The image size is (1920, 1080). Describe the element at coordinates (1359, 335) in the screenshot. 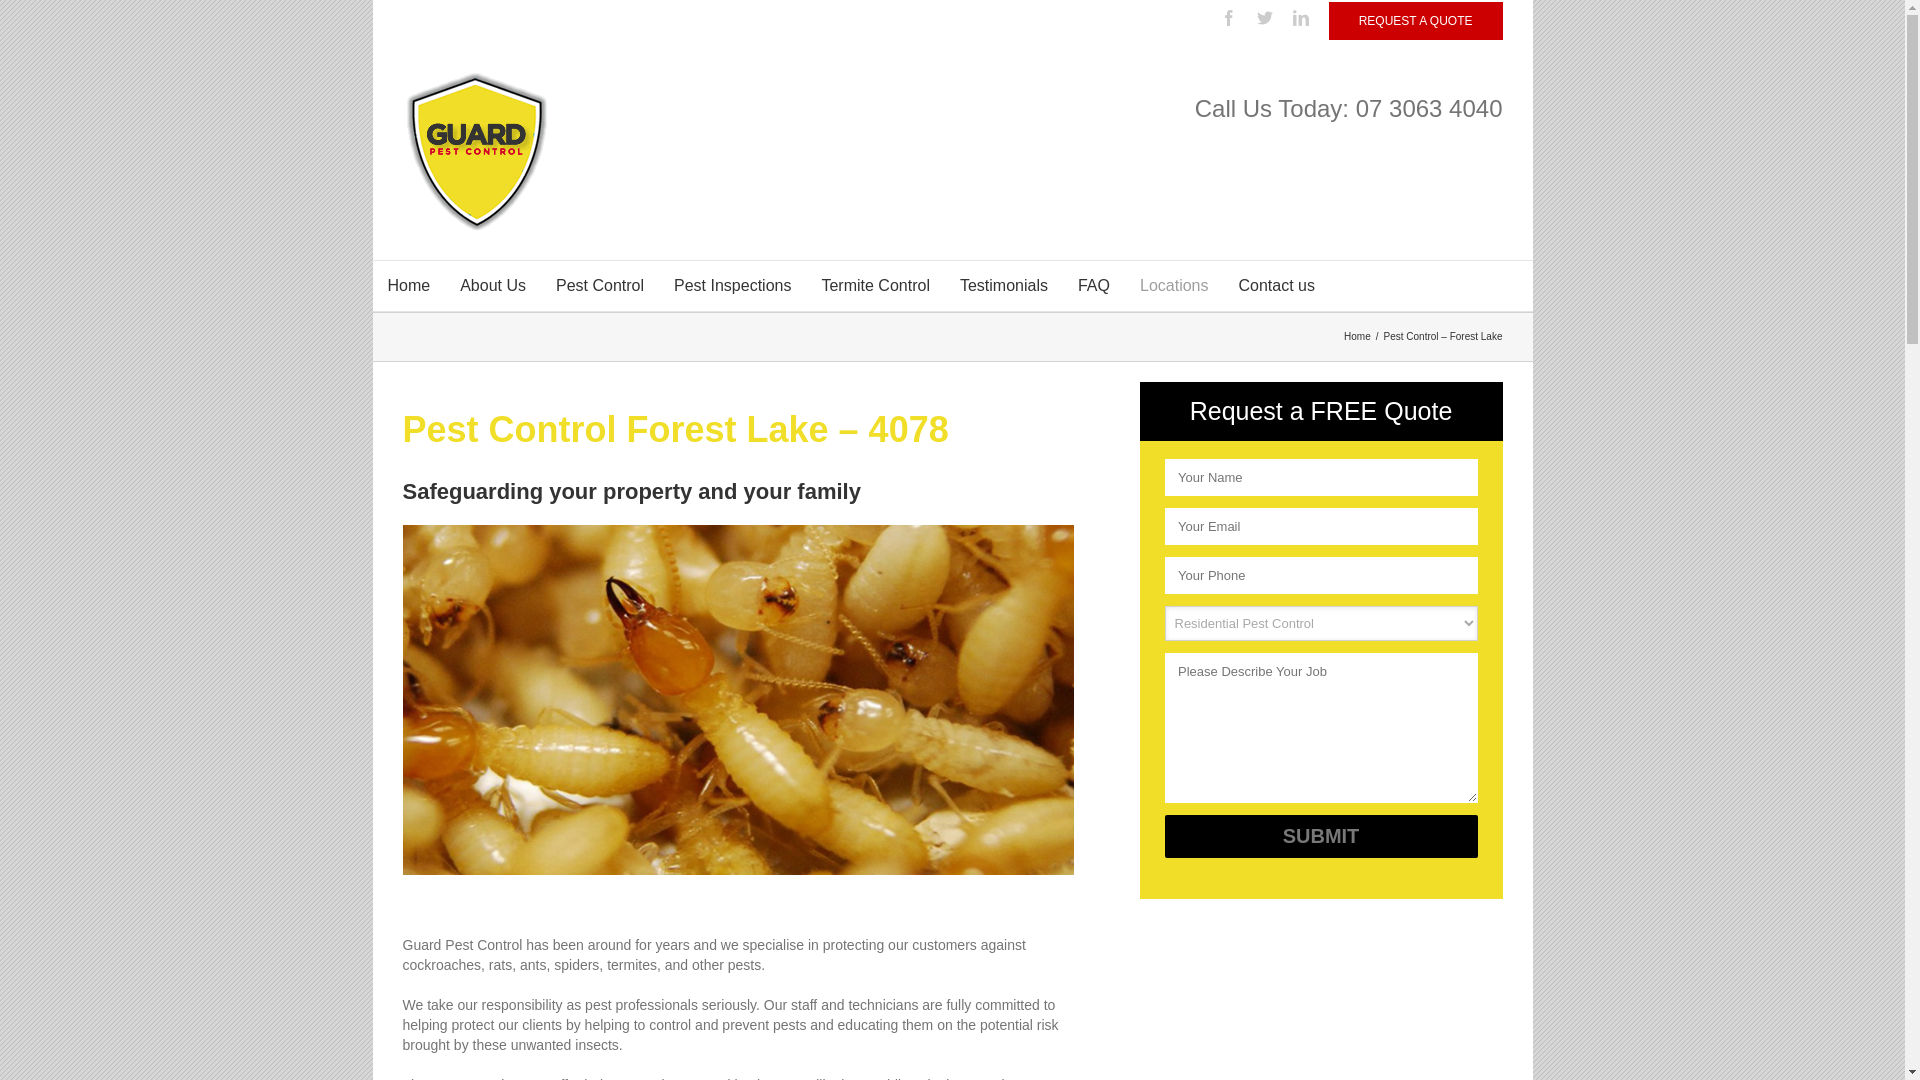

I see `'Home'` at that location.